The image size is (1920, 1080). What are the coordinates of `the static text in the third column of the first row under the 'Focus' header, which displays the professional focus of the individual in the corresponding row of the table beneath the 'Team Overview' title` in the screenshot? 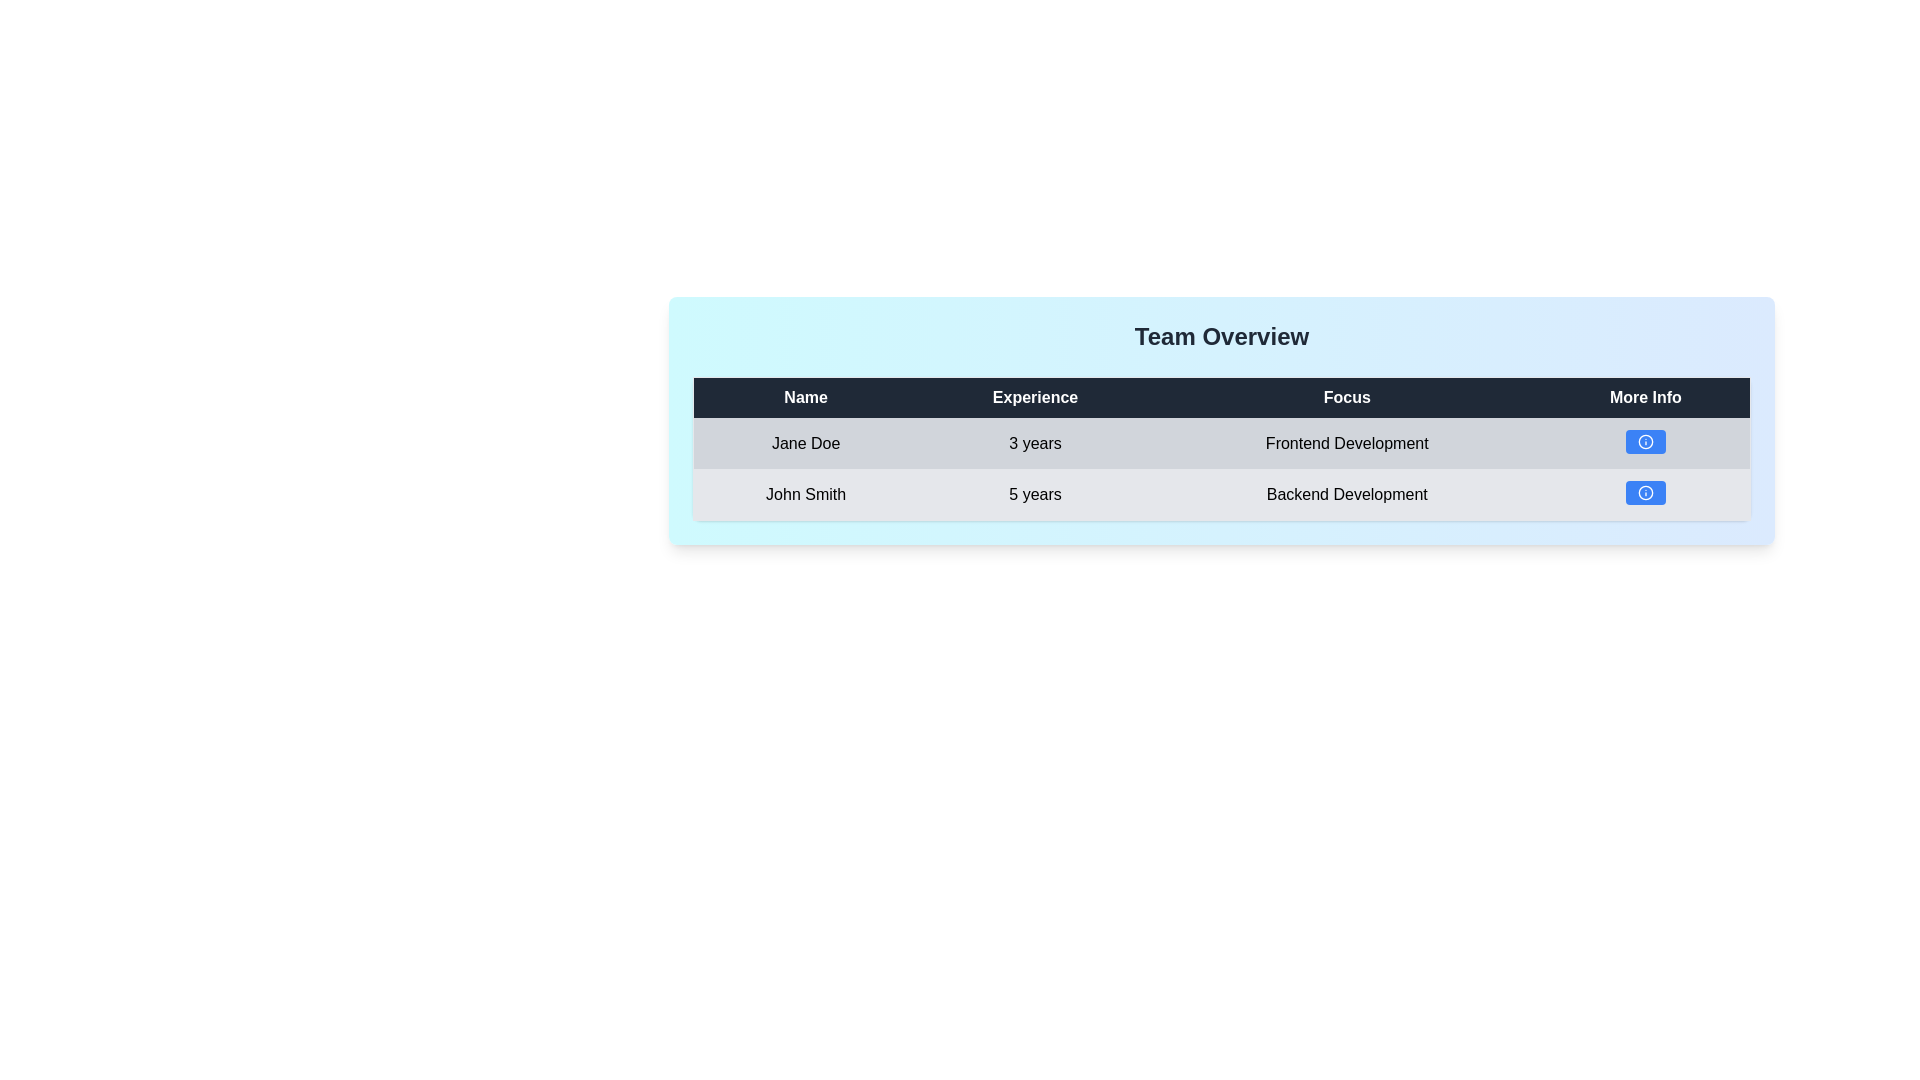 It's located at (1347, 442).